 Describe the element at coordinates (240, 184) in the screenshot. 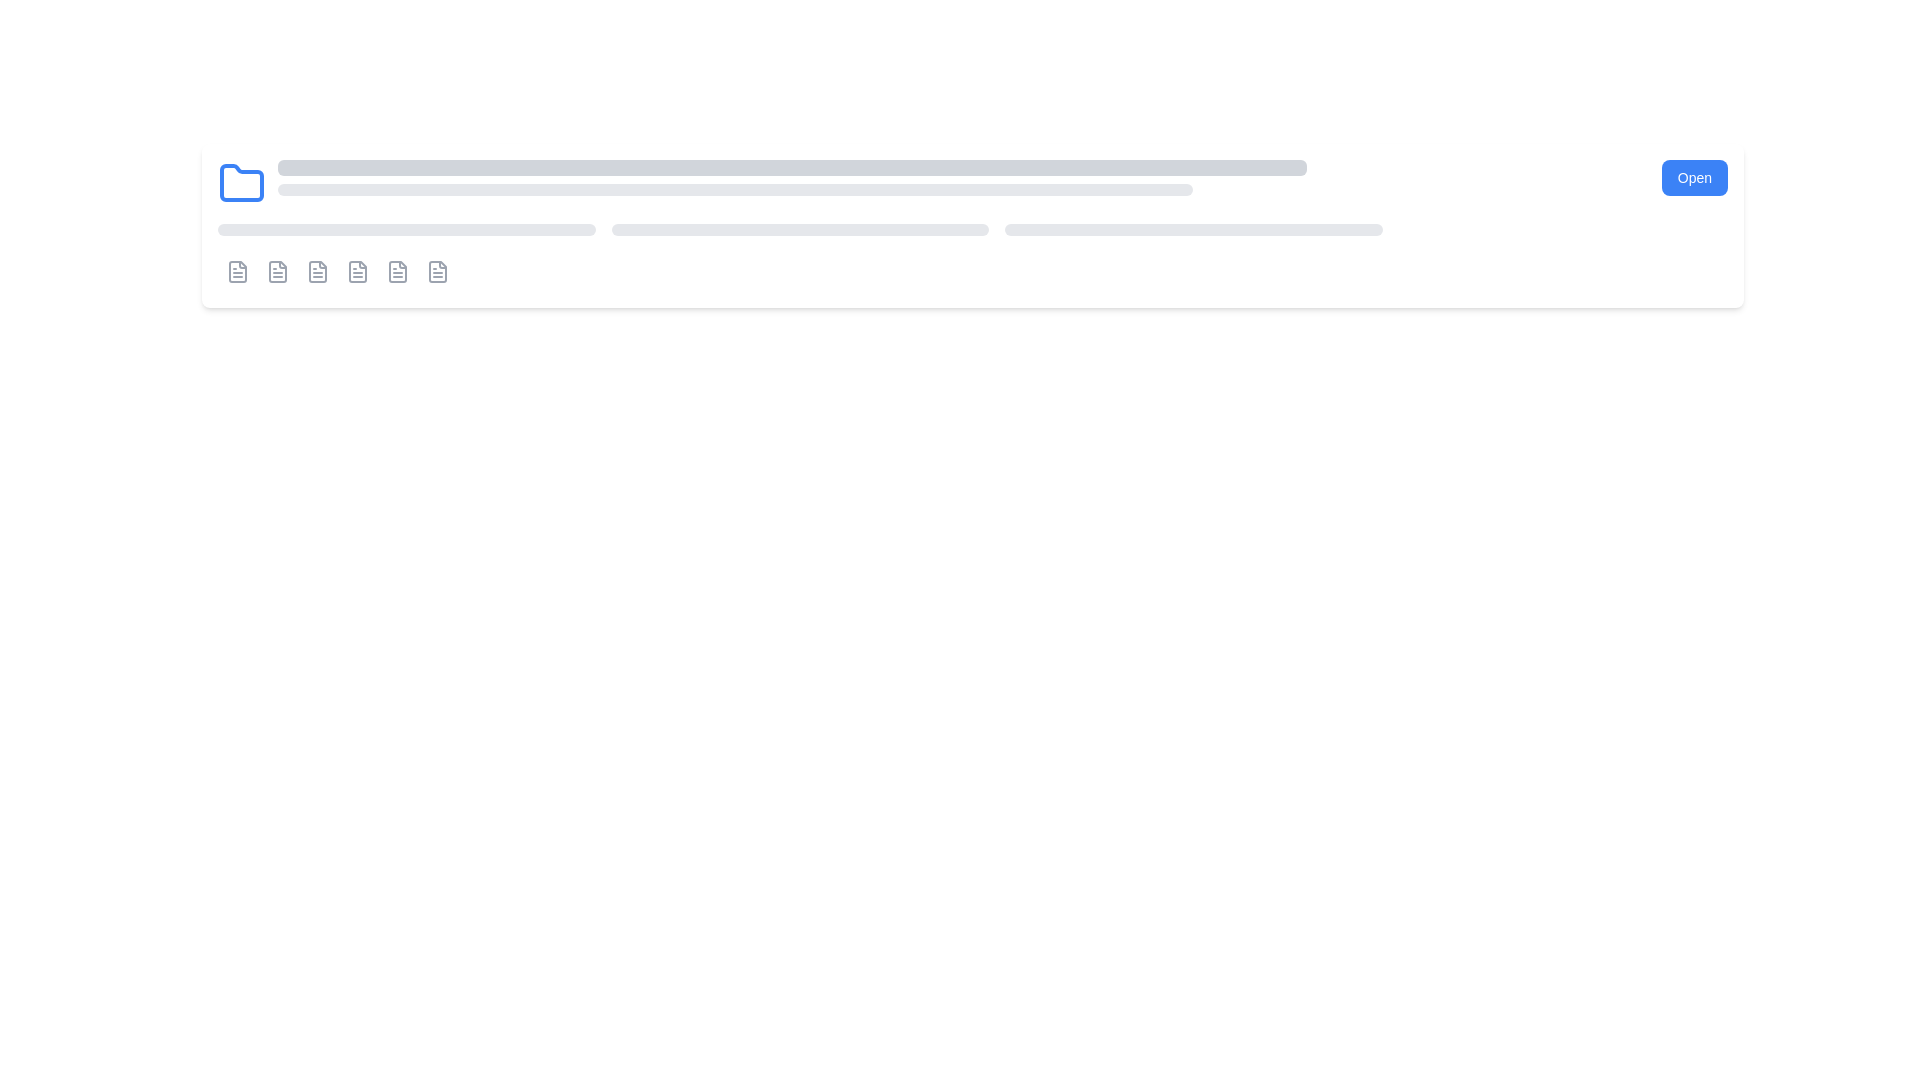

I see `the folder icon, which serves as a visual representation of a directory or file category, located at the far left of a horizontal section containing other elements` at that location.